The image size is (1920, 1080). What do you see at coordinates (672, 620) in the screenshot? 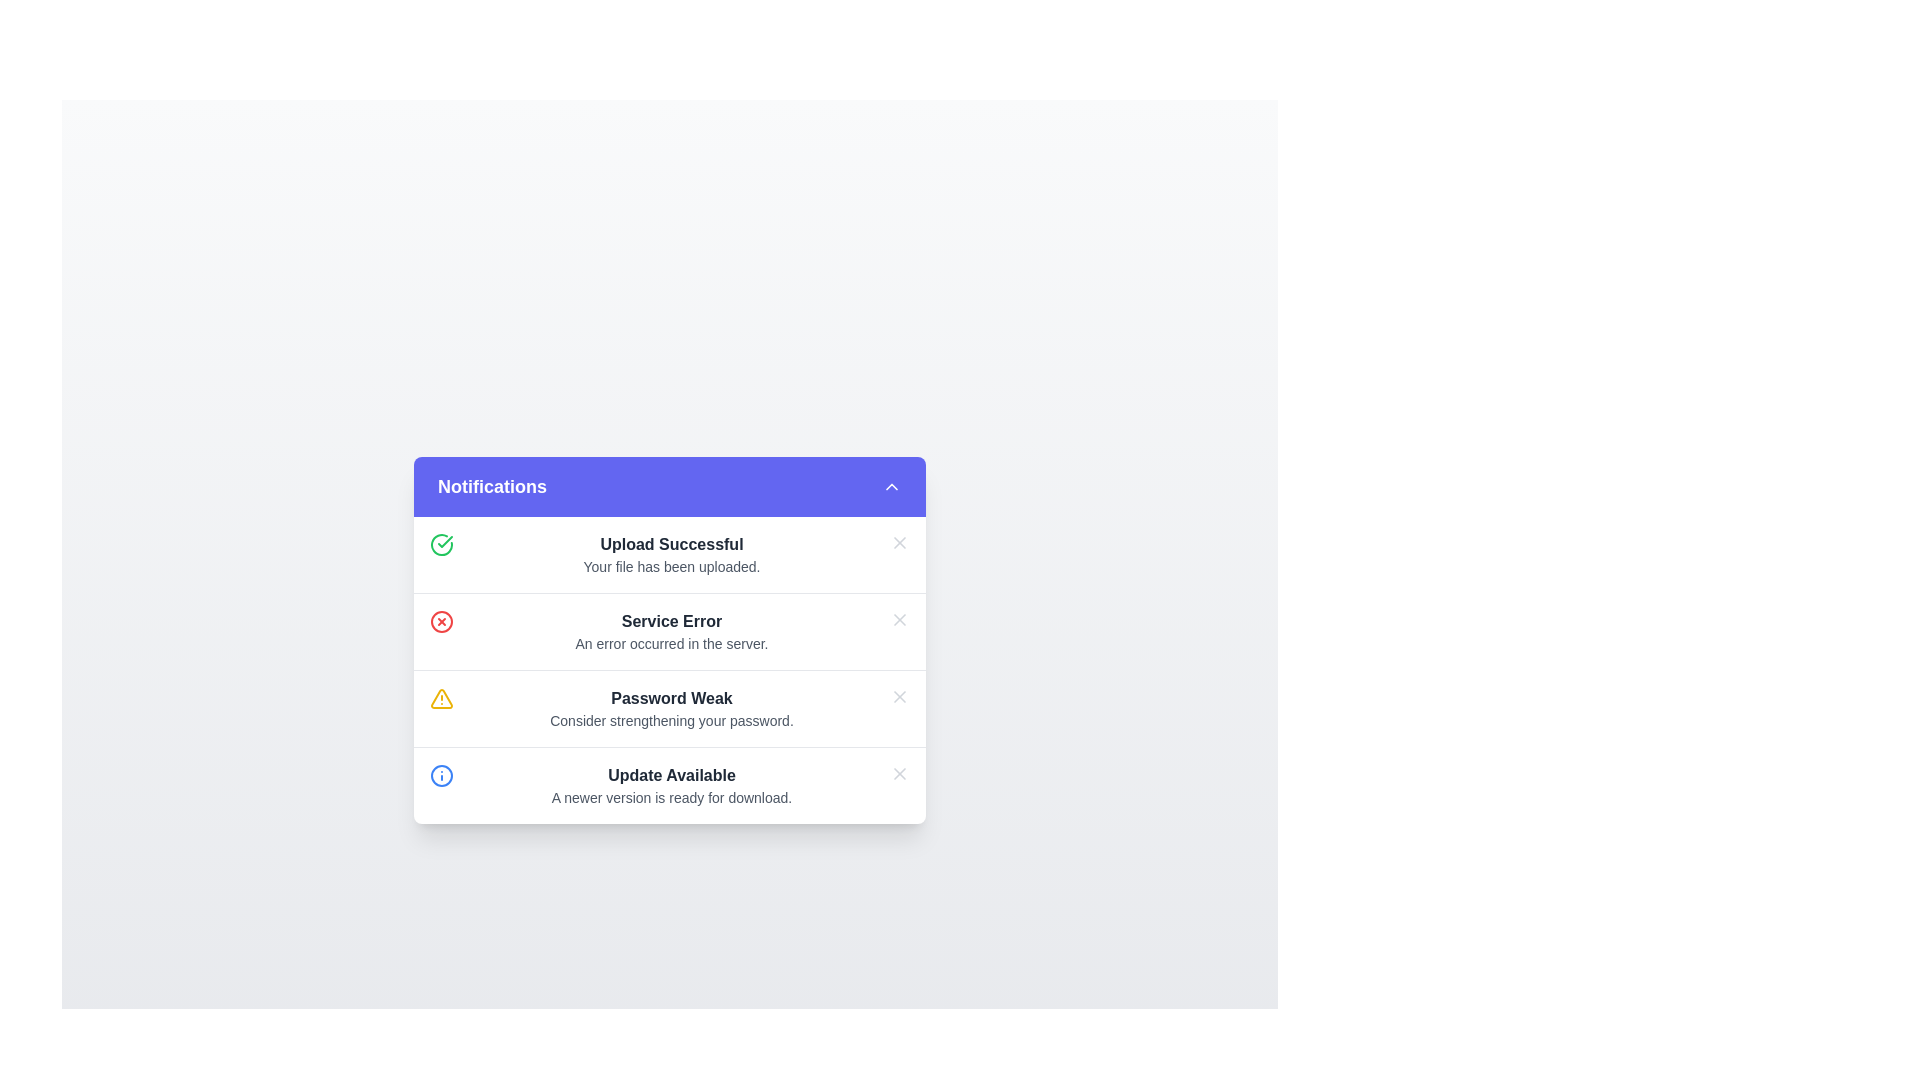
I see `the 'Service Error' notification using the bold dark gray text label located centrally within the notification layout, positioned` at bounding box center [672, 620].